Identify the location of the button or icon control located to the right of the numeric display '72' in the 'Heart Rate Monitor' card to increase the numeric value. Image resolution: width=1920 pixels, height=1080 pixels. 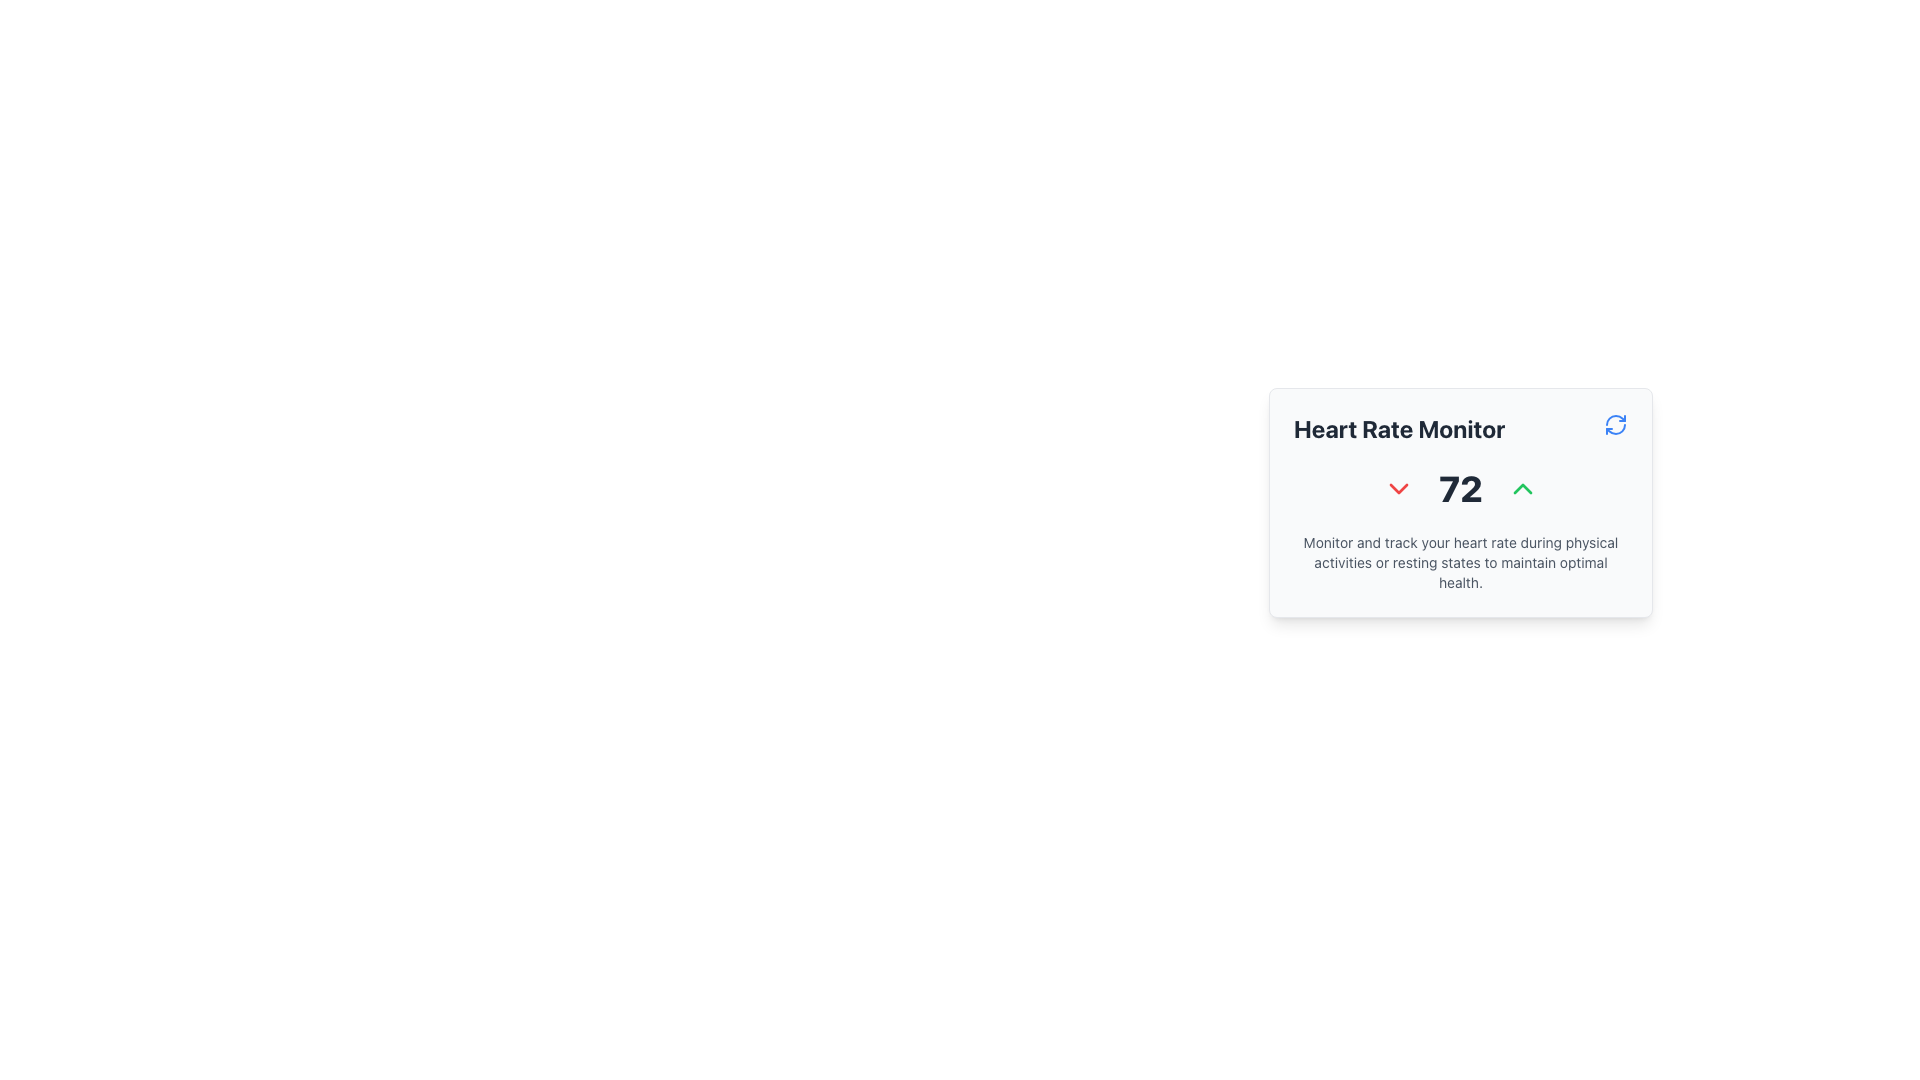
(1521, 489).